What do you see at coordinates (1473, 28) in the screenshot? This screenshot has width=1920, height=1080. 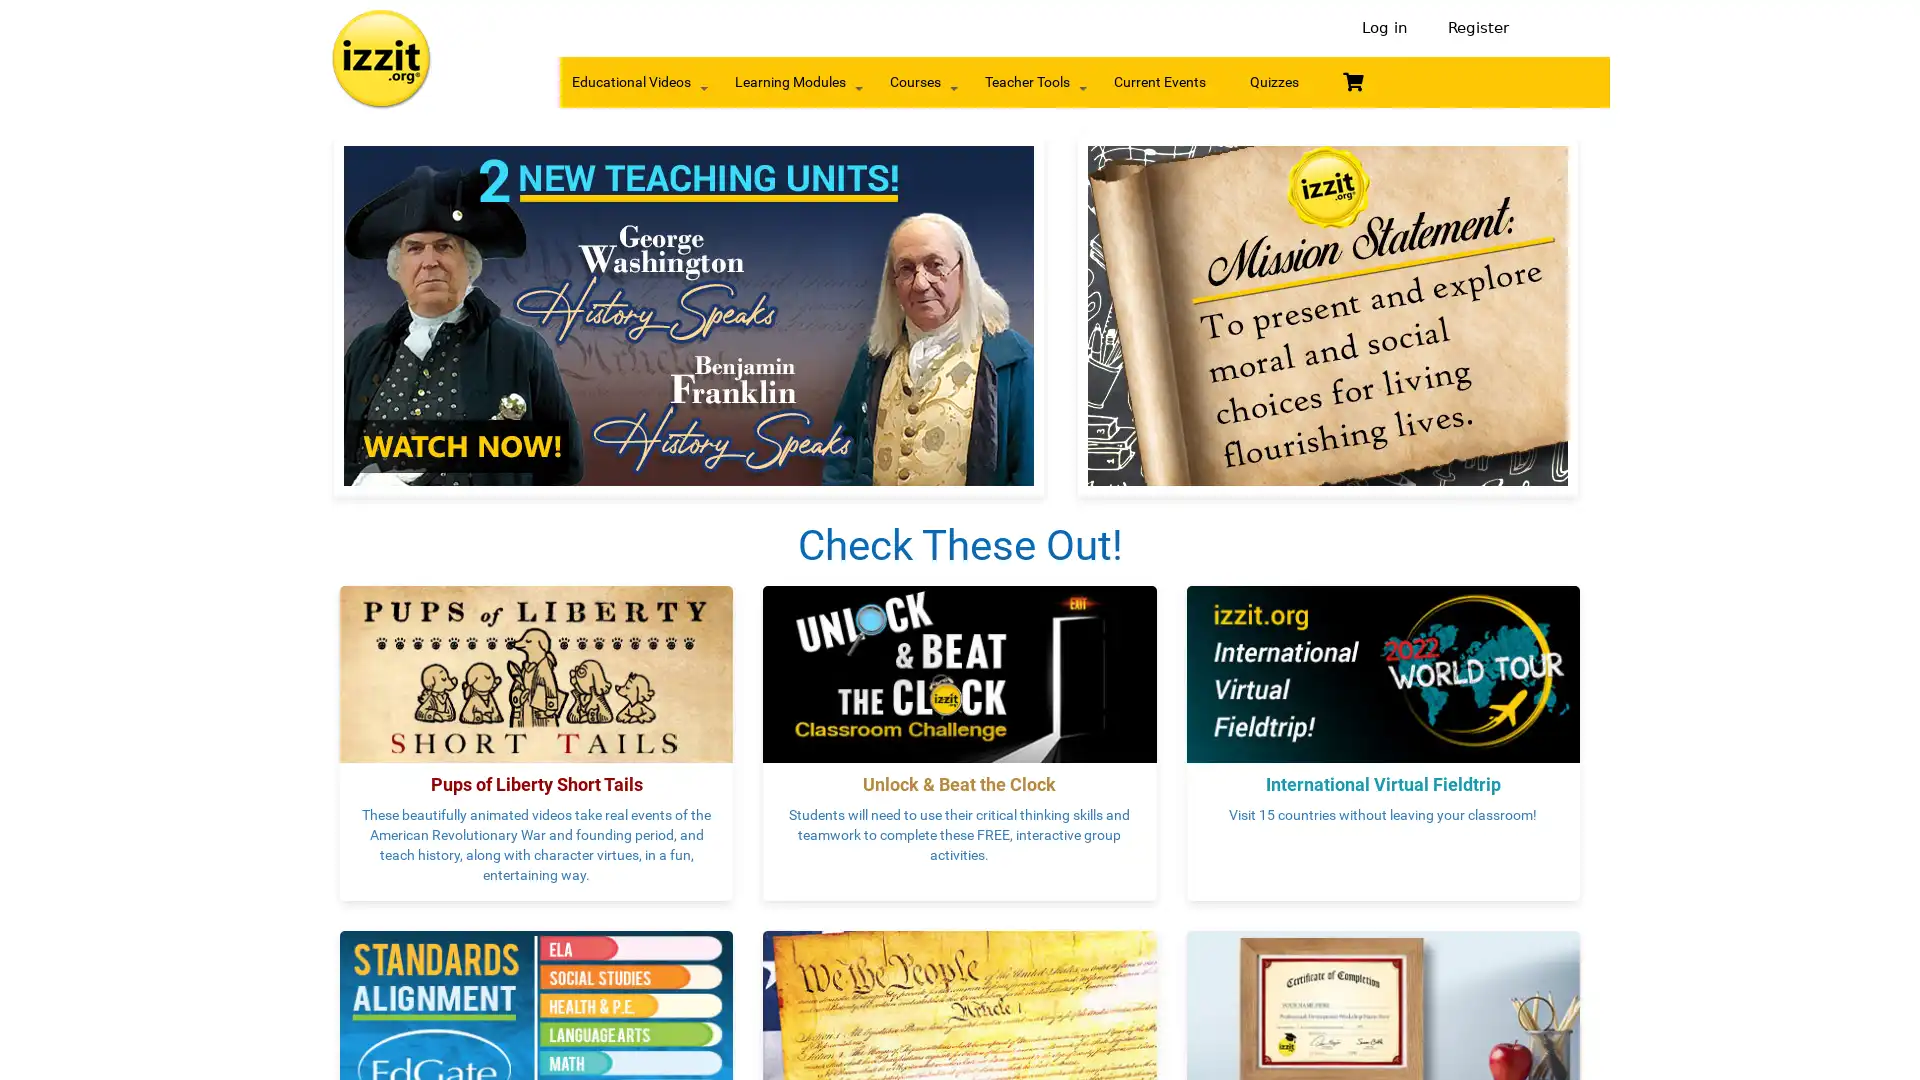 I see `Register` at bounding box center [1473, 28].